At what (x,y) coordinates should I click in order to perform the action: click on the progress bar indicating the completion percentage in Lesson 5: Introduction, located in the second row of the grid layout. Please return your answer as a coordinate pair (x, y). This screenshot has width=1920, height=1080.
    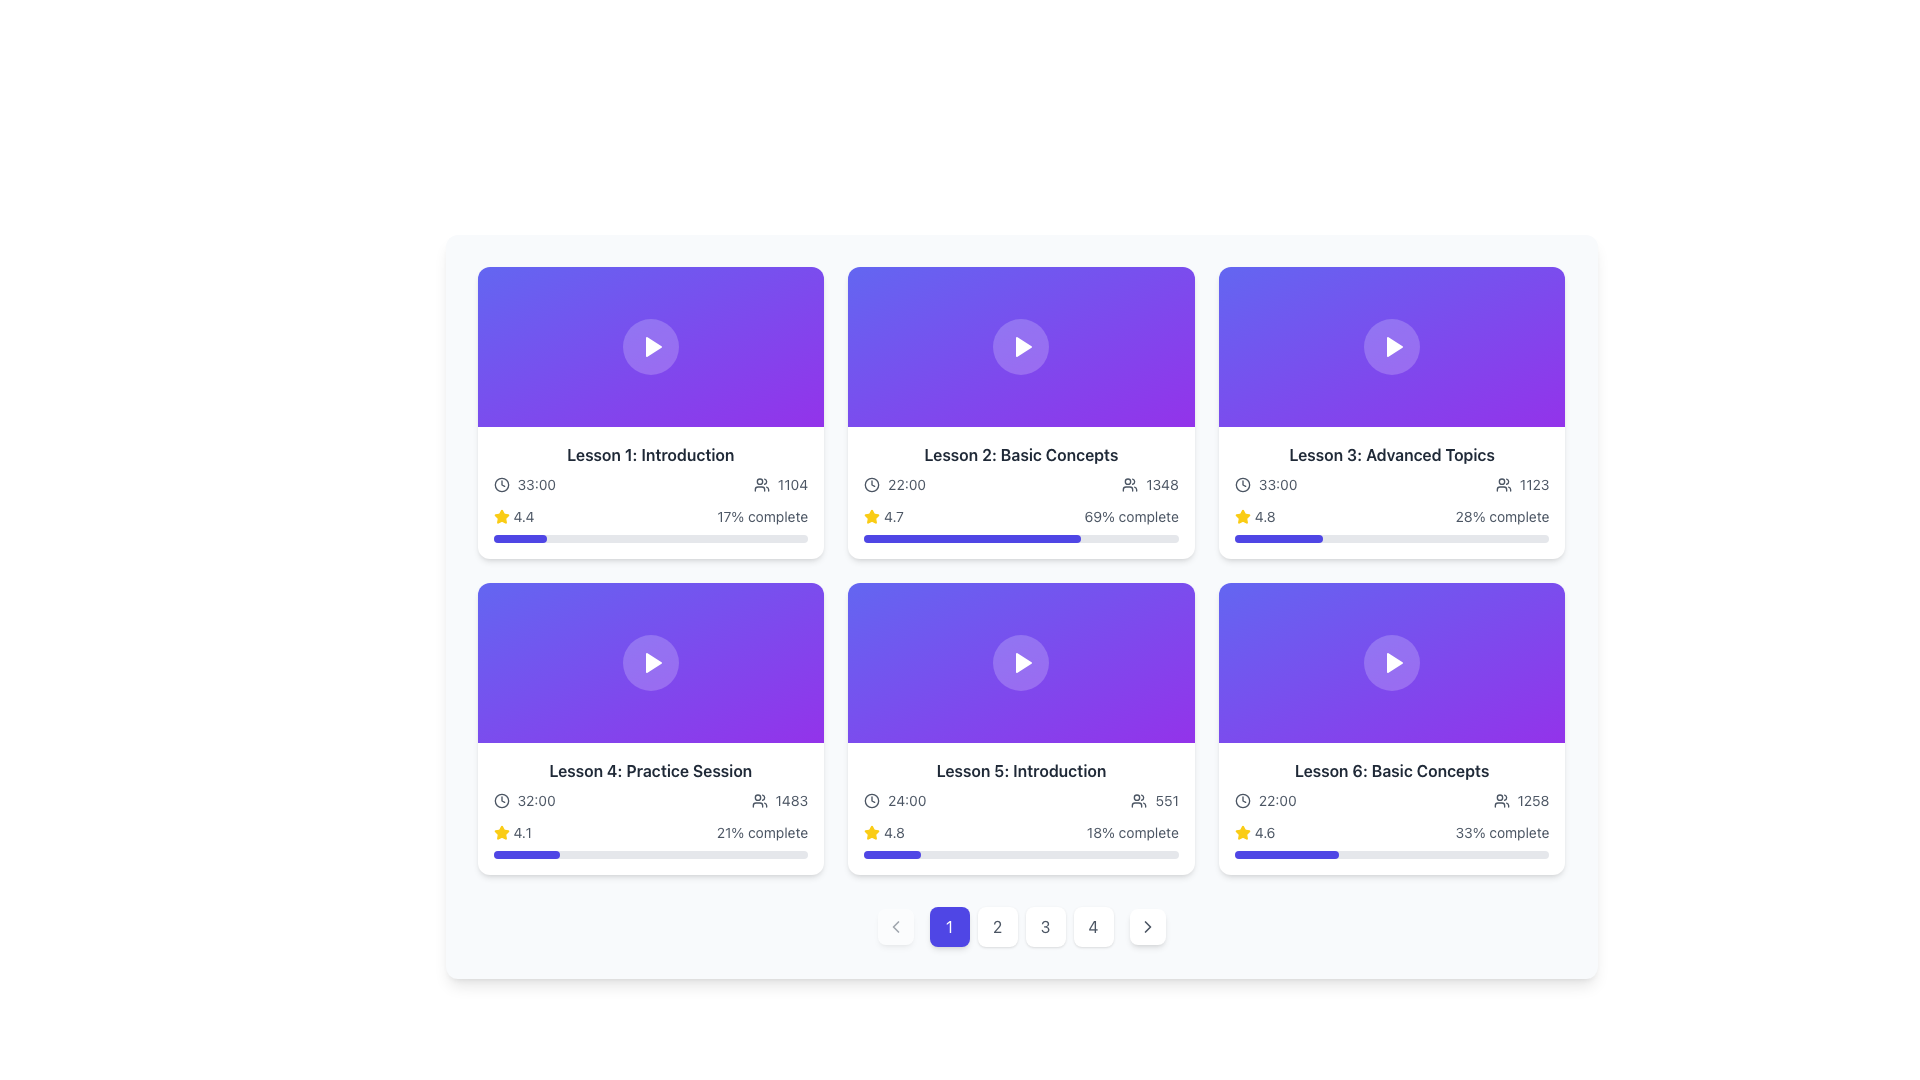
    Looking at the image, I should click on (1021, 855).